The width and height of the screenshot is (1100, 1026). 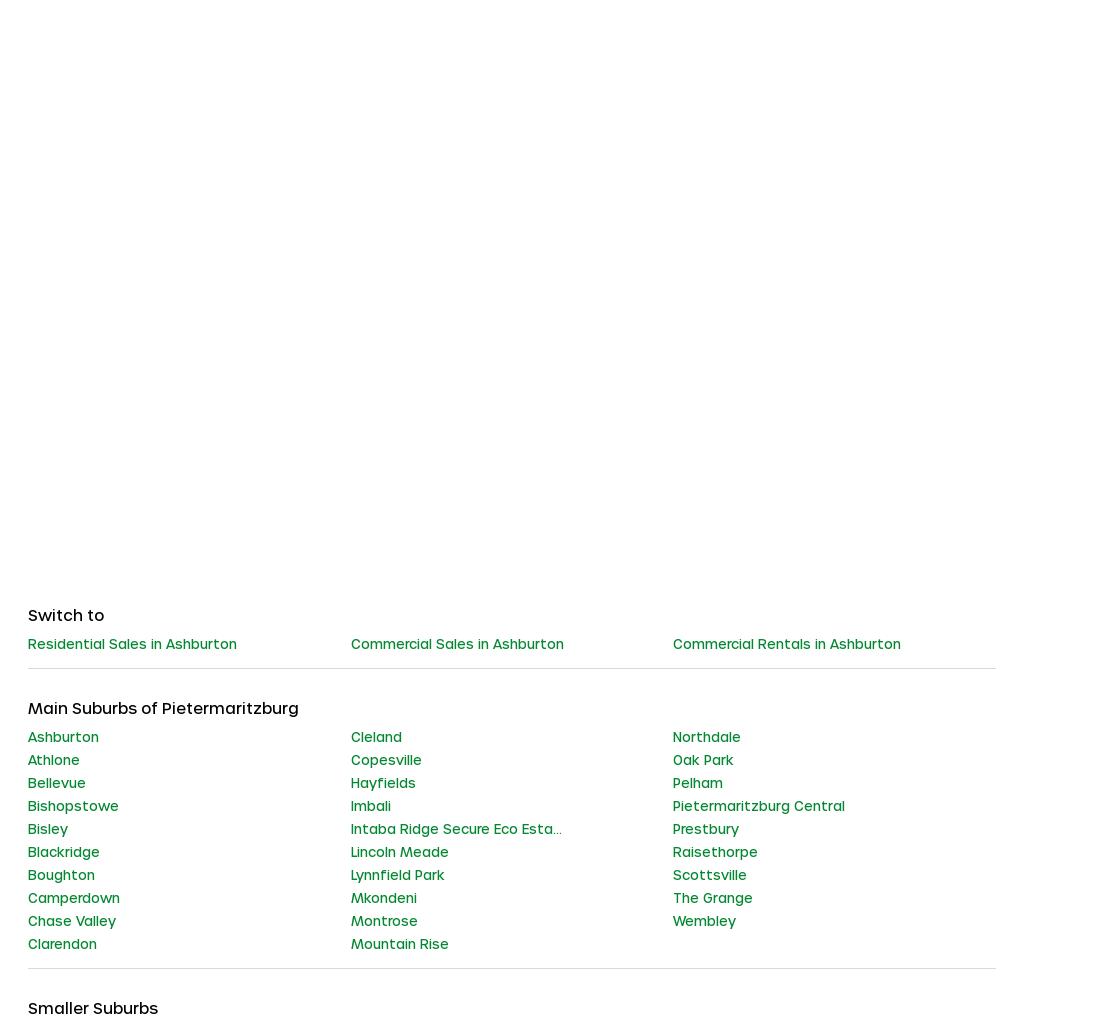 What do you see at coordinates (696, 780) in the screenshot?
I see `'Pelham'` at bounding box center [696, 780].